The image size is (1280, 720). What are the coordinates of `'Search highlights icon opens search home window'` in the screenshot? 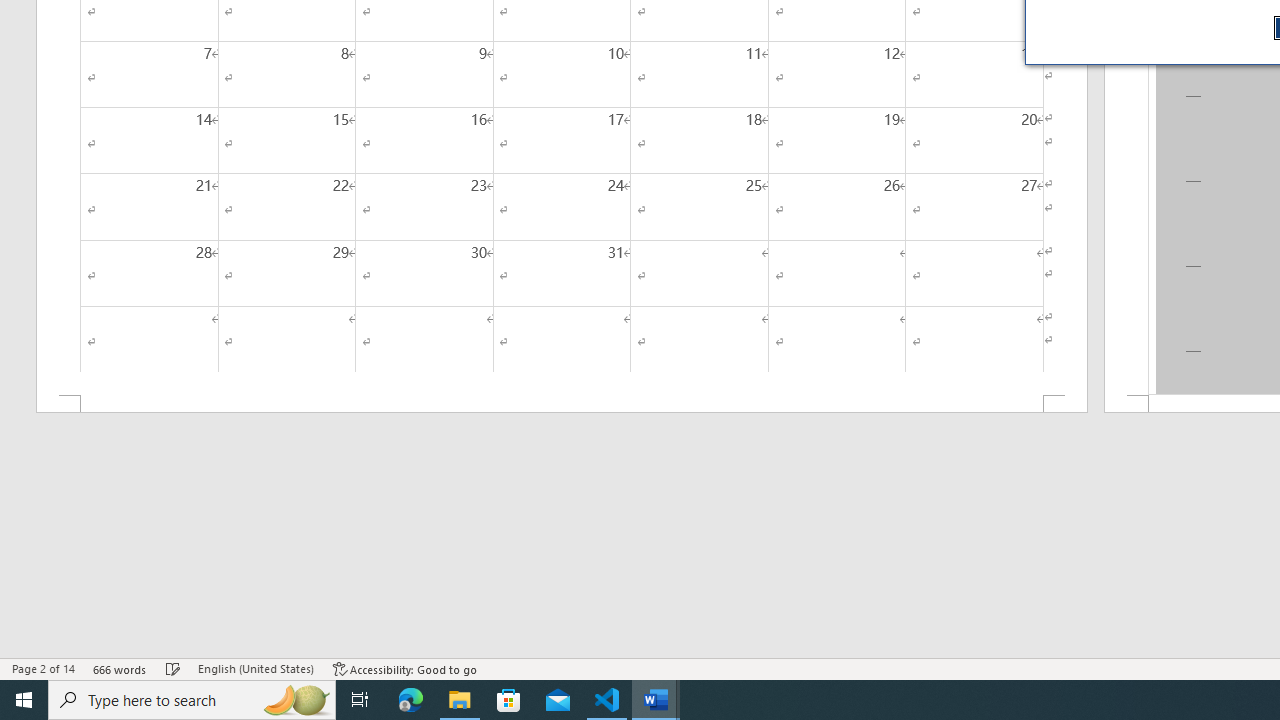 It's located at (294, 698).